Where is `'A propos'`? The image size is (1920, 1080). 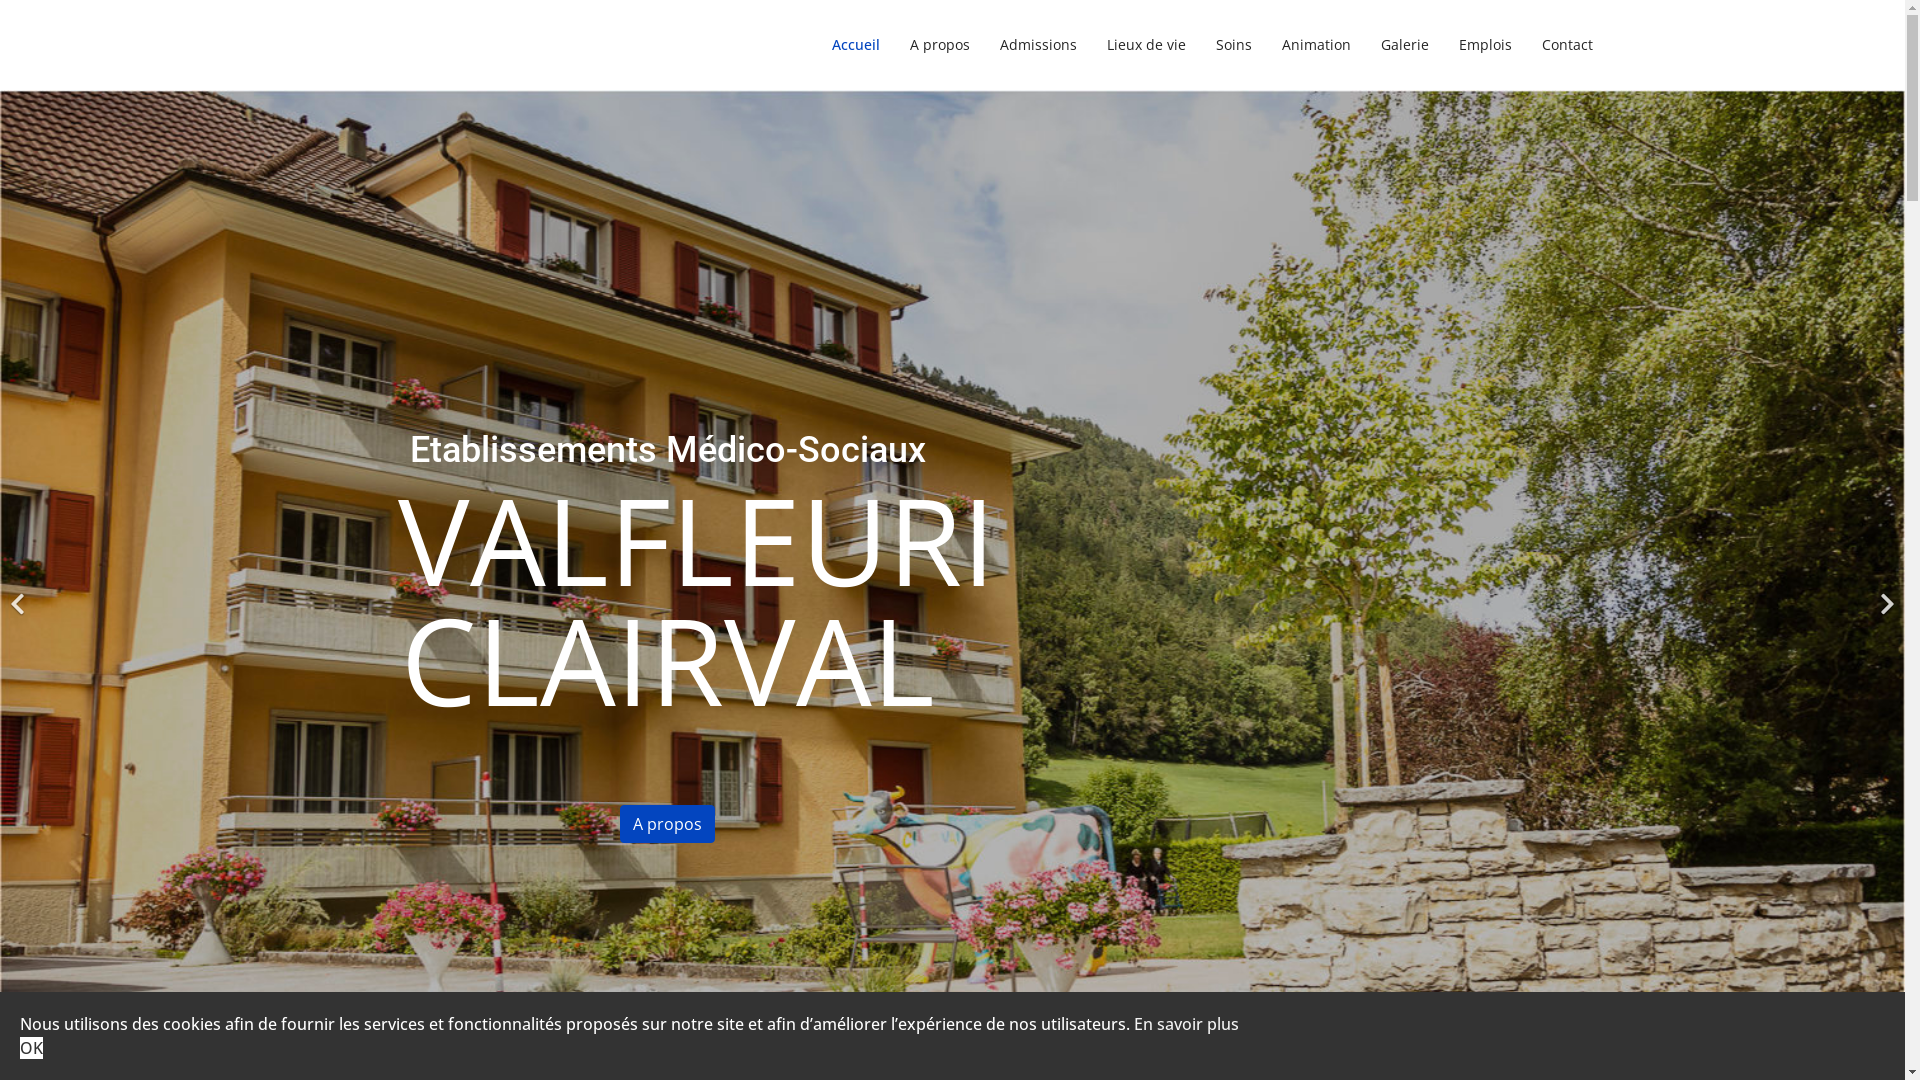 'A propos' is located at coordinates (938, 45).